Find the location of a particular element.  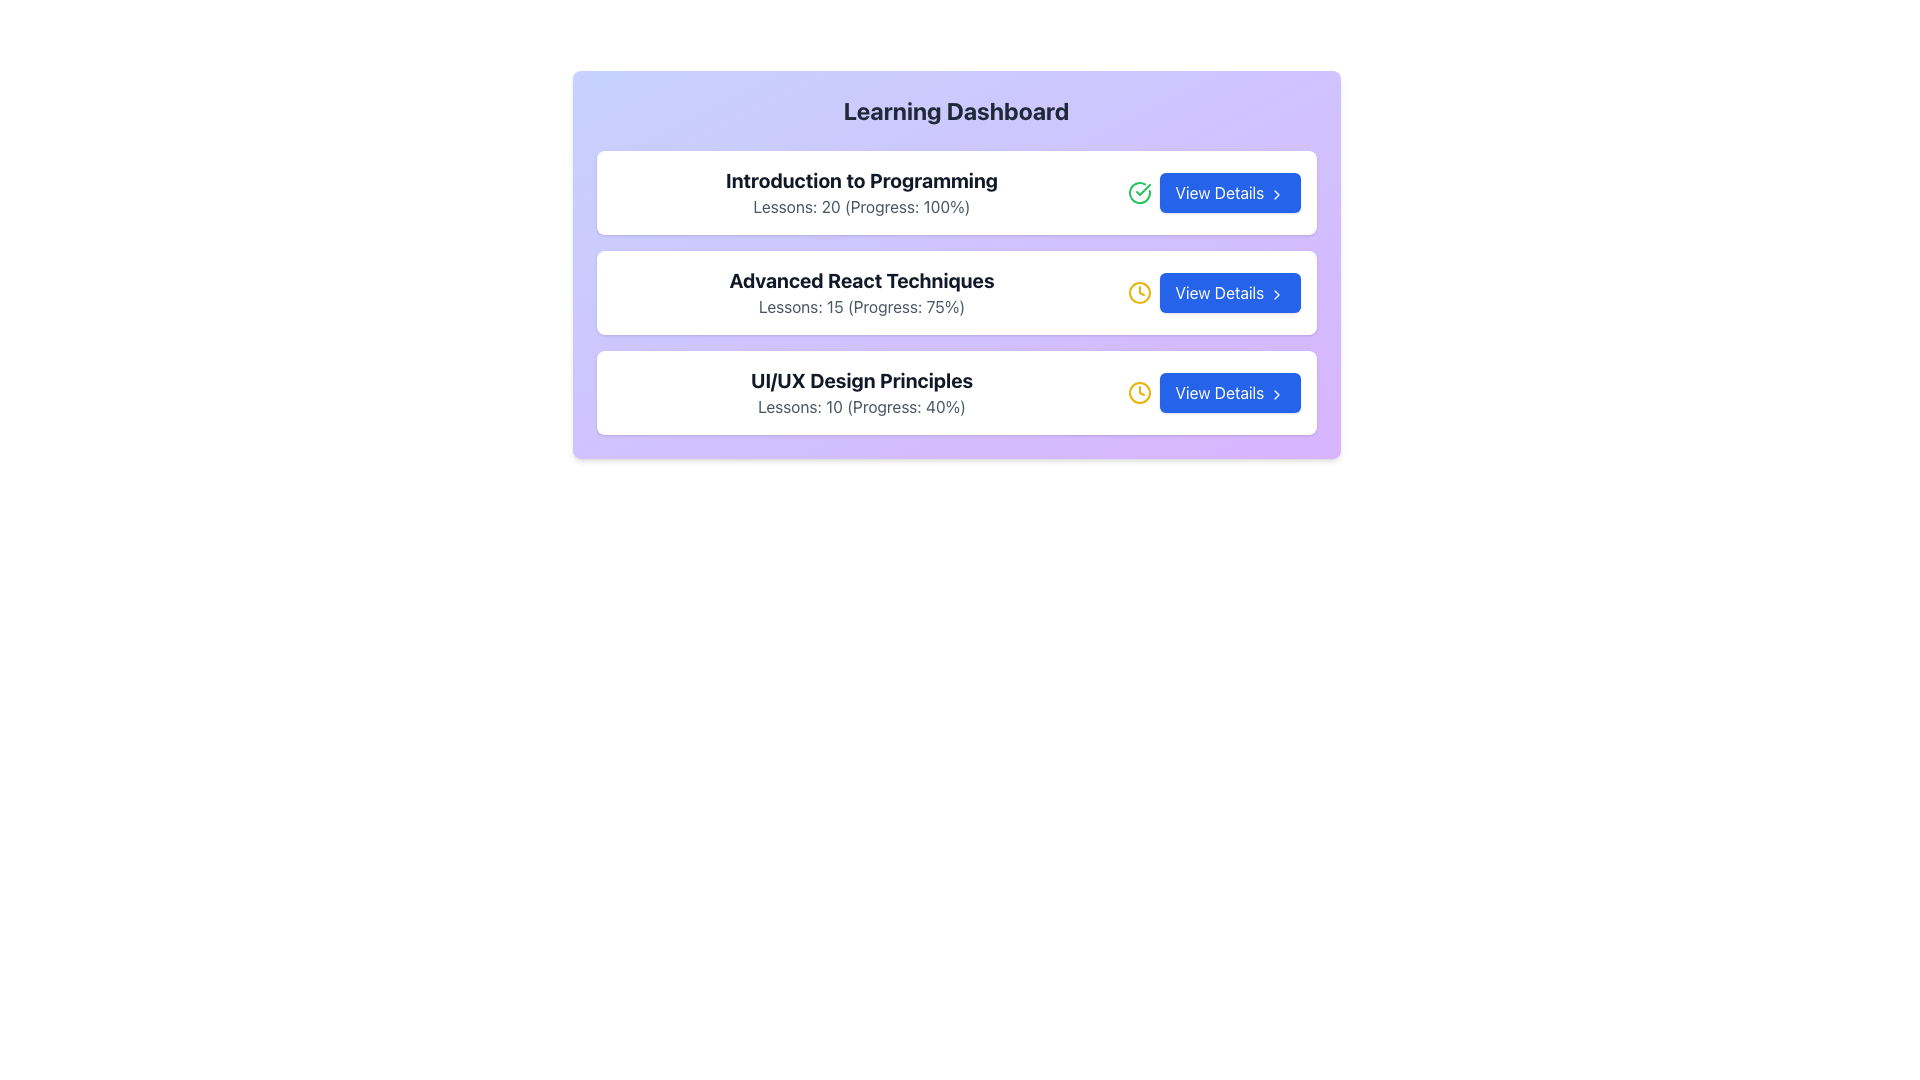

the text label displaying 'Advanced React Techniques', which is located at the top part of the second card in a vertically stacked list of courses is located at coordinates (862, 281).